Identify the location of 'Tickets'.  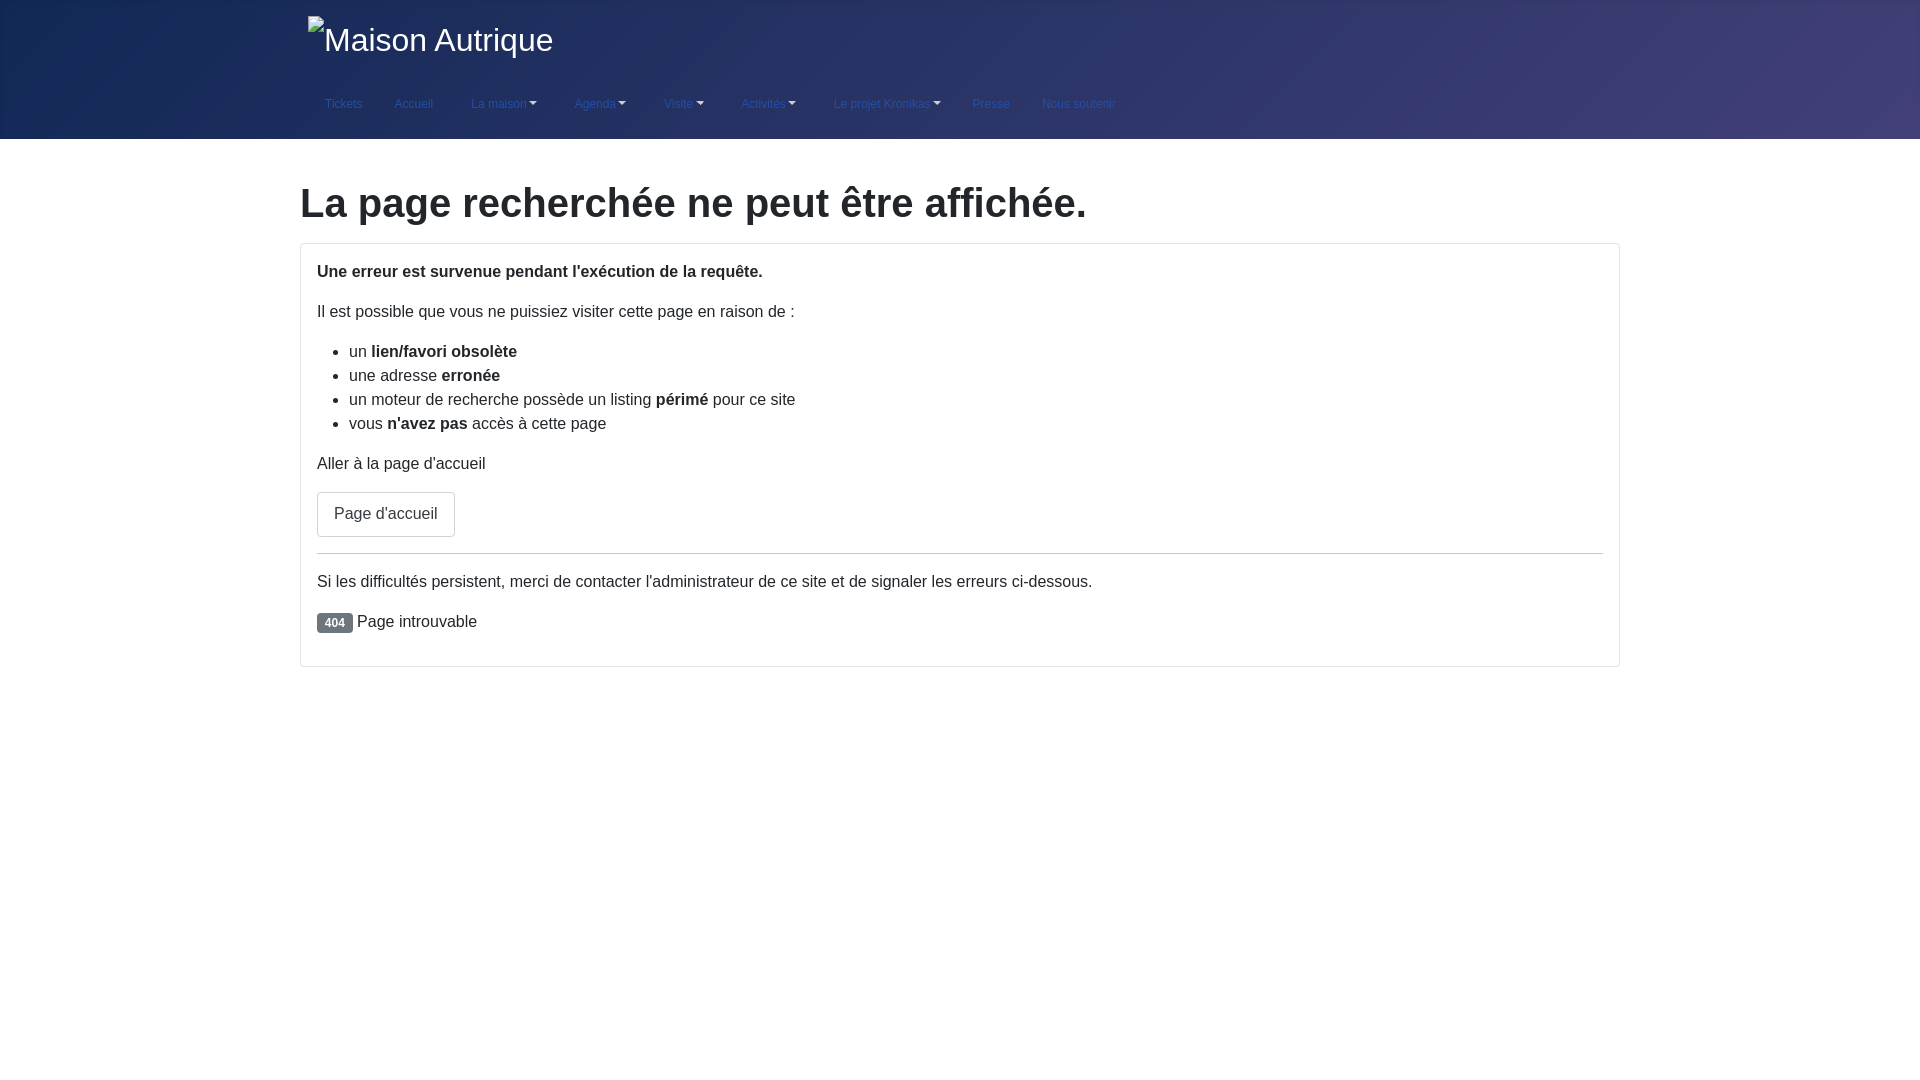
(342, 104).